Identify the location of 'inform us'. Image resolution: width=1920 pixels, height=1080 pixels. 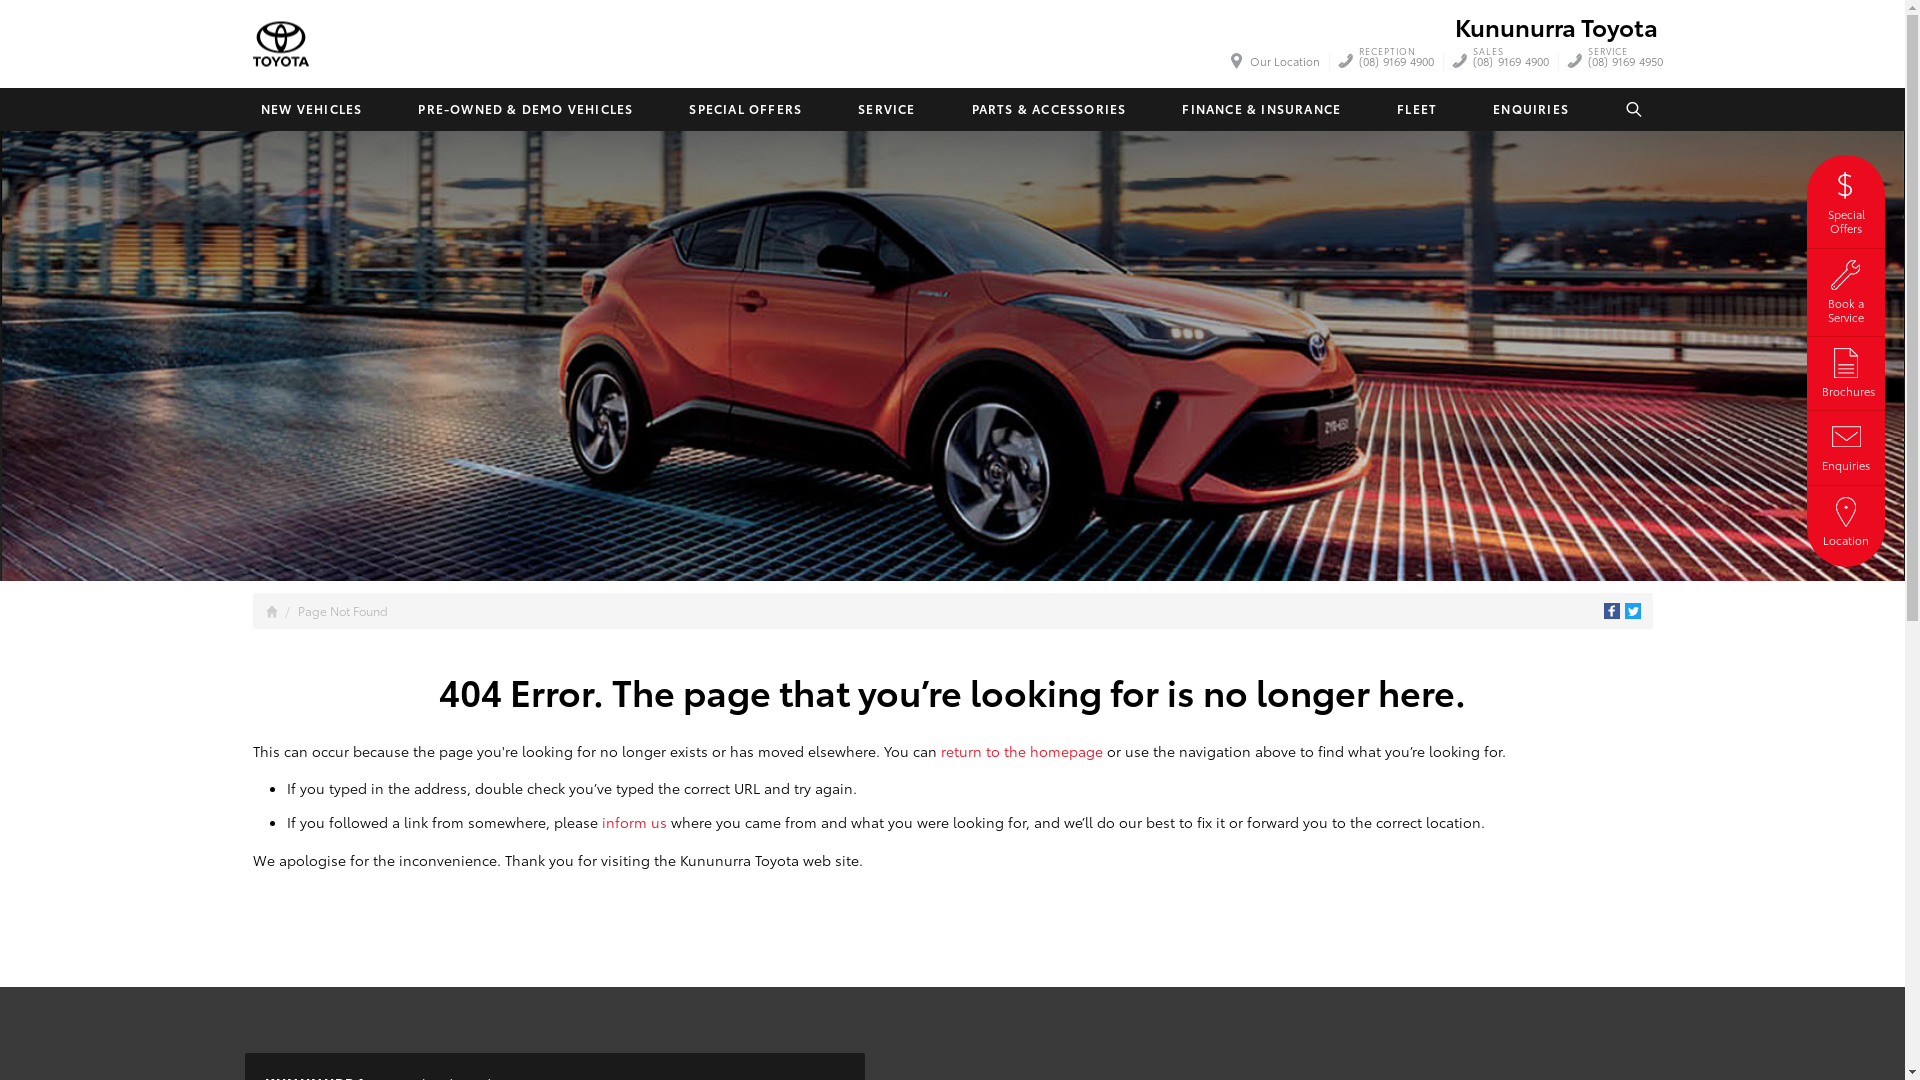
(633, 821).